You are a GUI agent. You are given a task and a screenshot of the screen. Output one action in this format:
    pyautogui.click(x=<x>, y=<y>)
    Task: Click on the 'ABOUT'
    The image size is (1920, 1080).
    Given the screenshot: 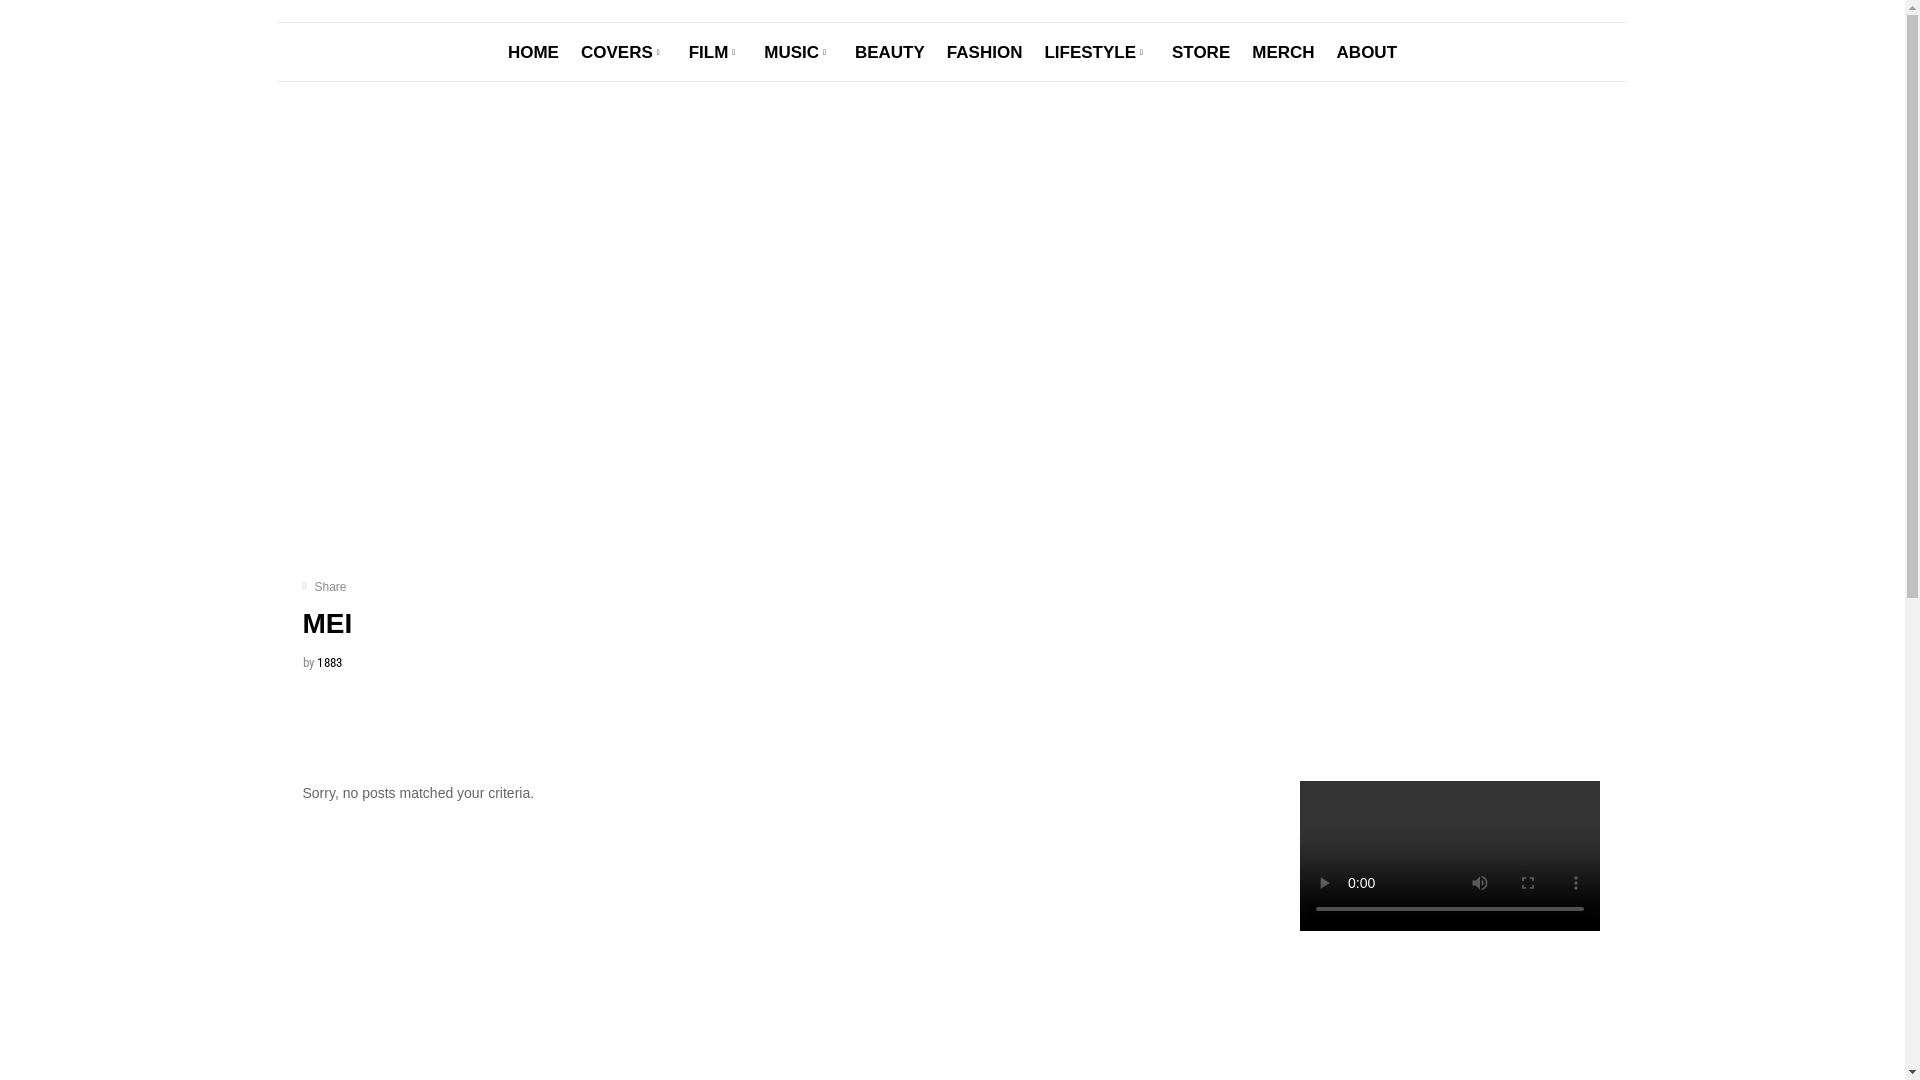 What is the action you would take?
    pyautogui.click(x=1366, y=50)
    